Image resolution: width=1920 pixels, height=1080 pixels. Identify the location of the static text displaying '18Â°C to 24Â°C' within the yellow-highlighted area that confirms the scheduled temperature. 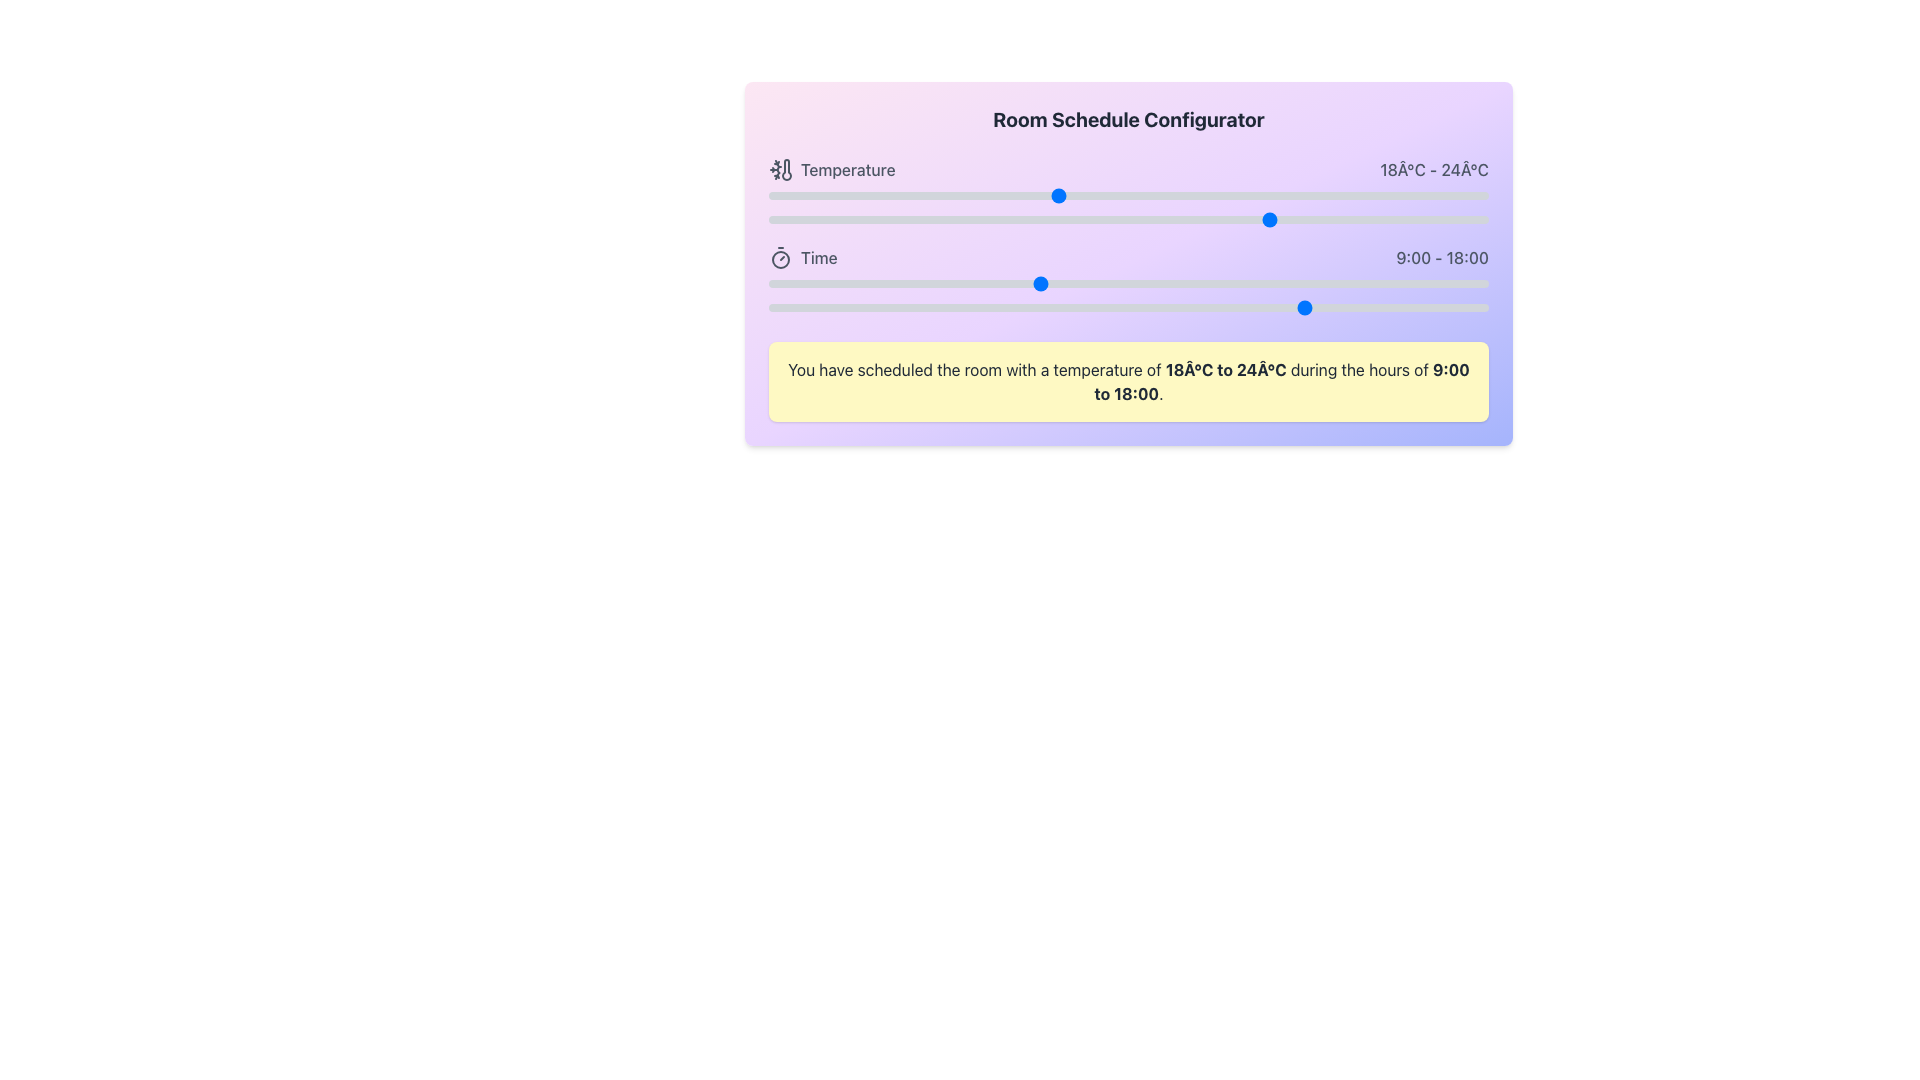
(1225, 370).